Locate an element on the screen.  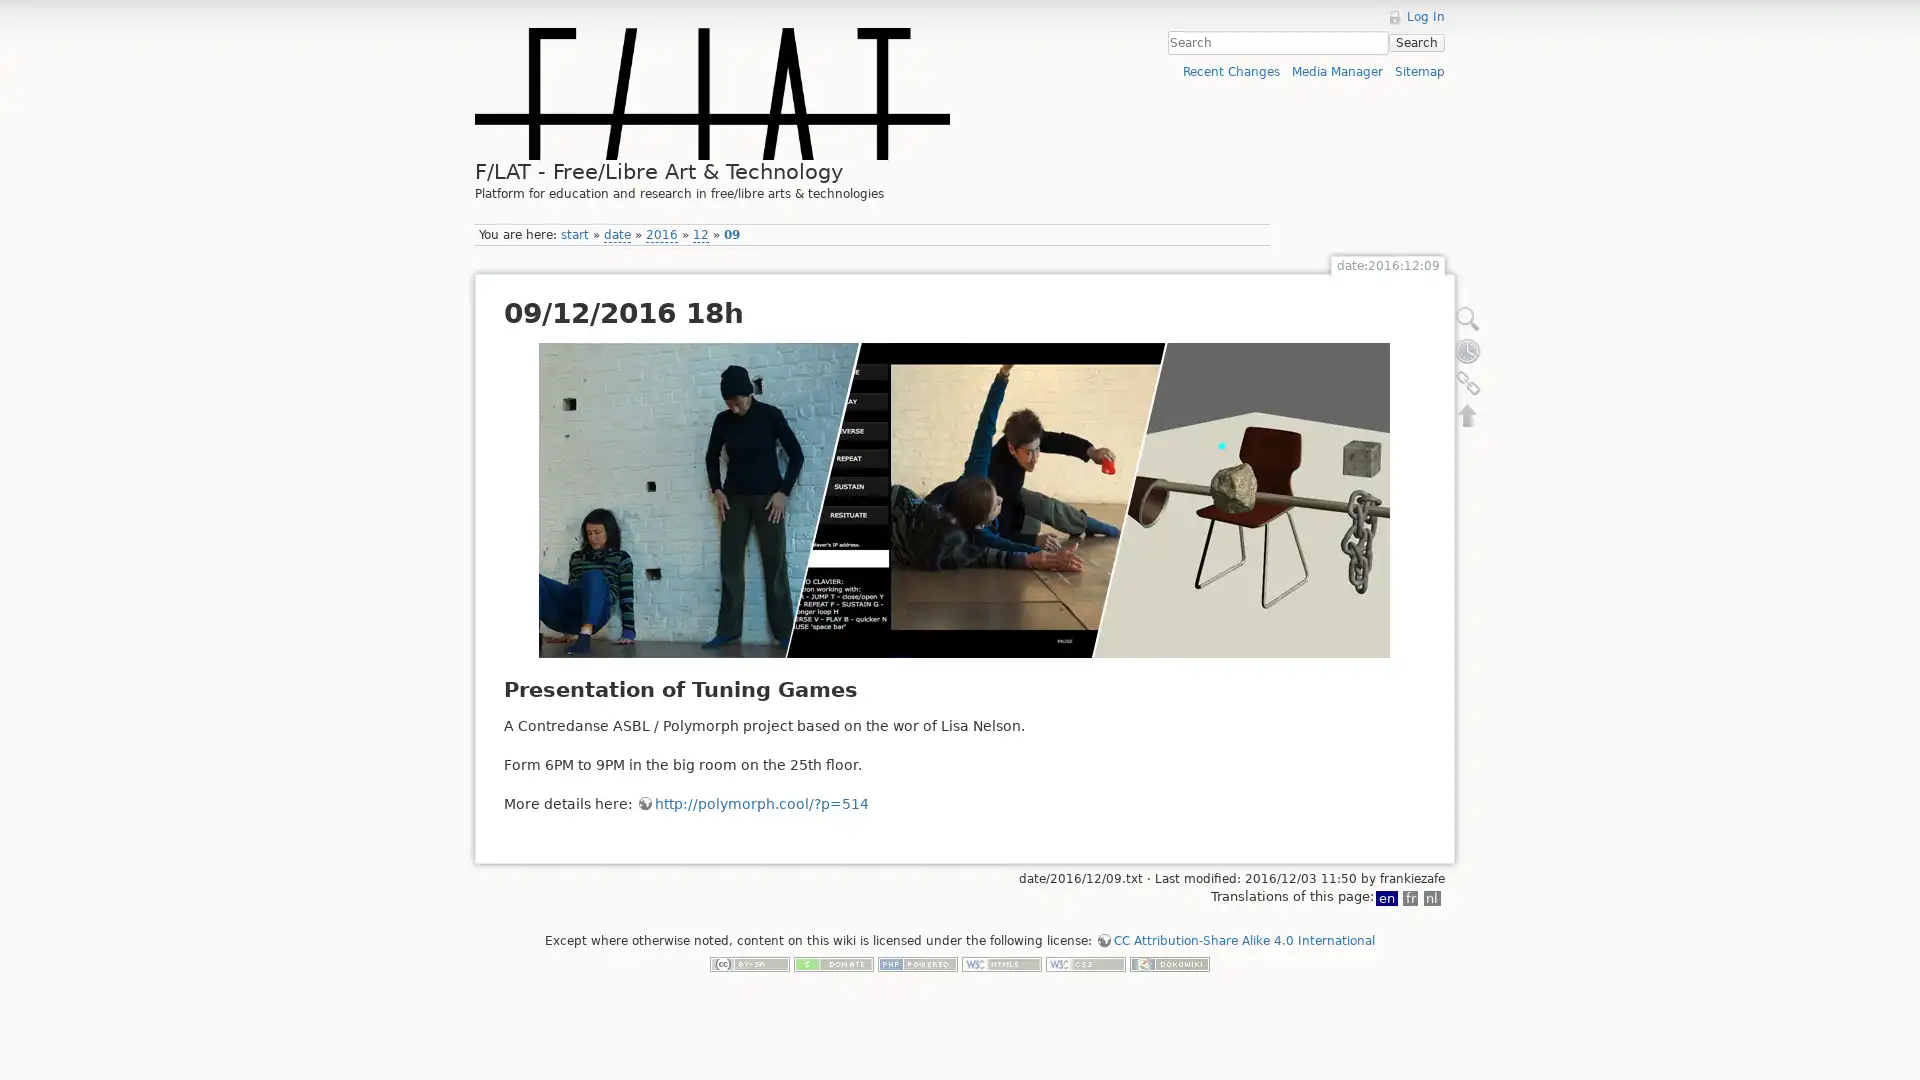
Search is located at coordinates (1415, 42).